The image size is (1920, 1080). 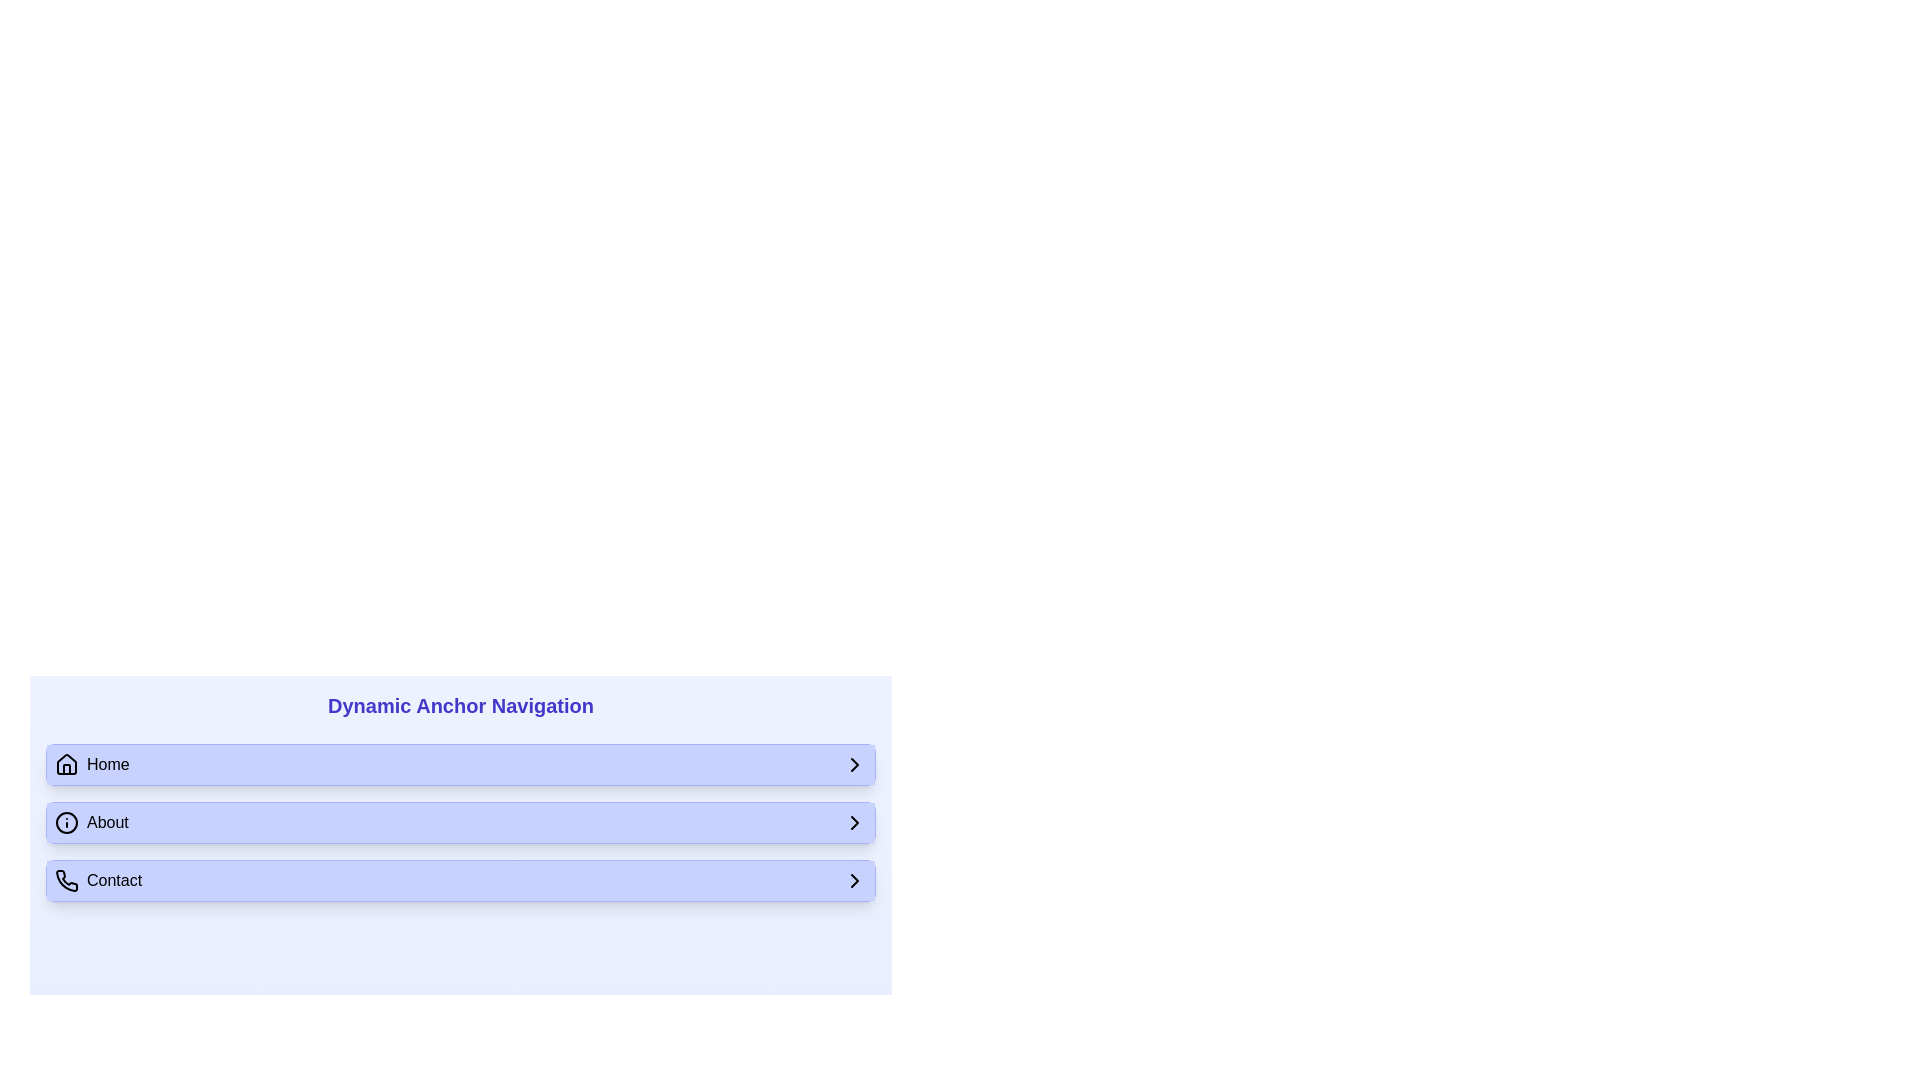 What do you see at coordinates (91, 764) in the screenshot?
I see `the 'Home' navigation menu item, which features a house icon and is part of the 'Dynamic Anchor Navigation' list` at bounding box center [91, 764].